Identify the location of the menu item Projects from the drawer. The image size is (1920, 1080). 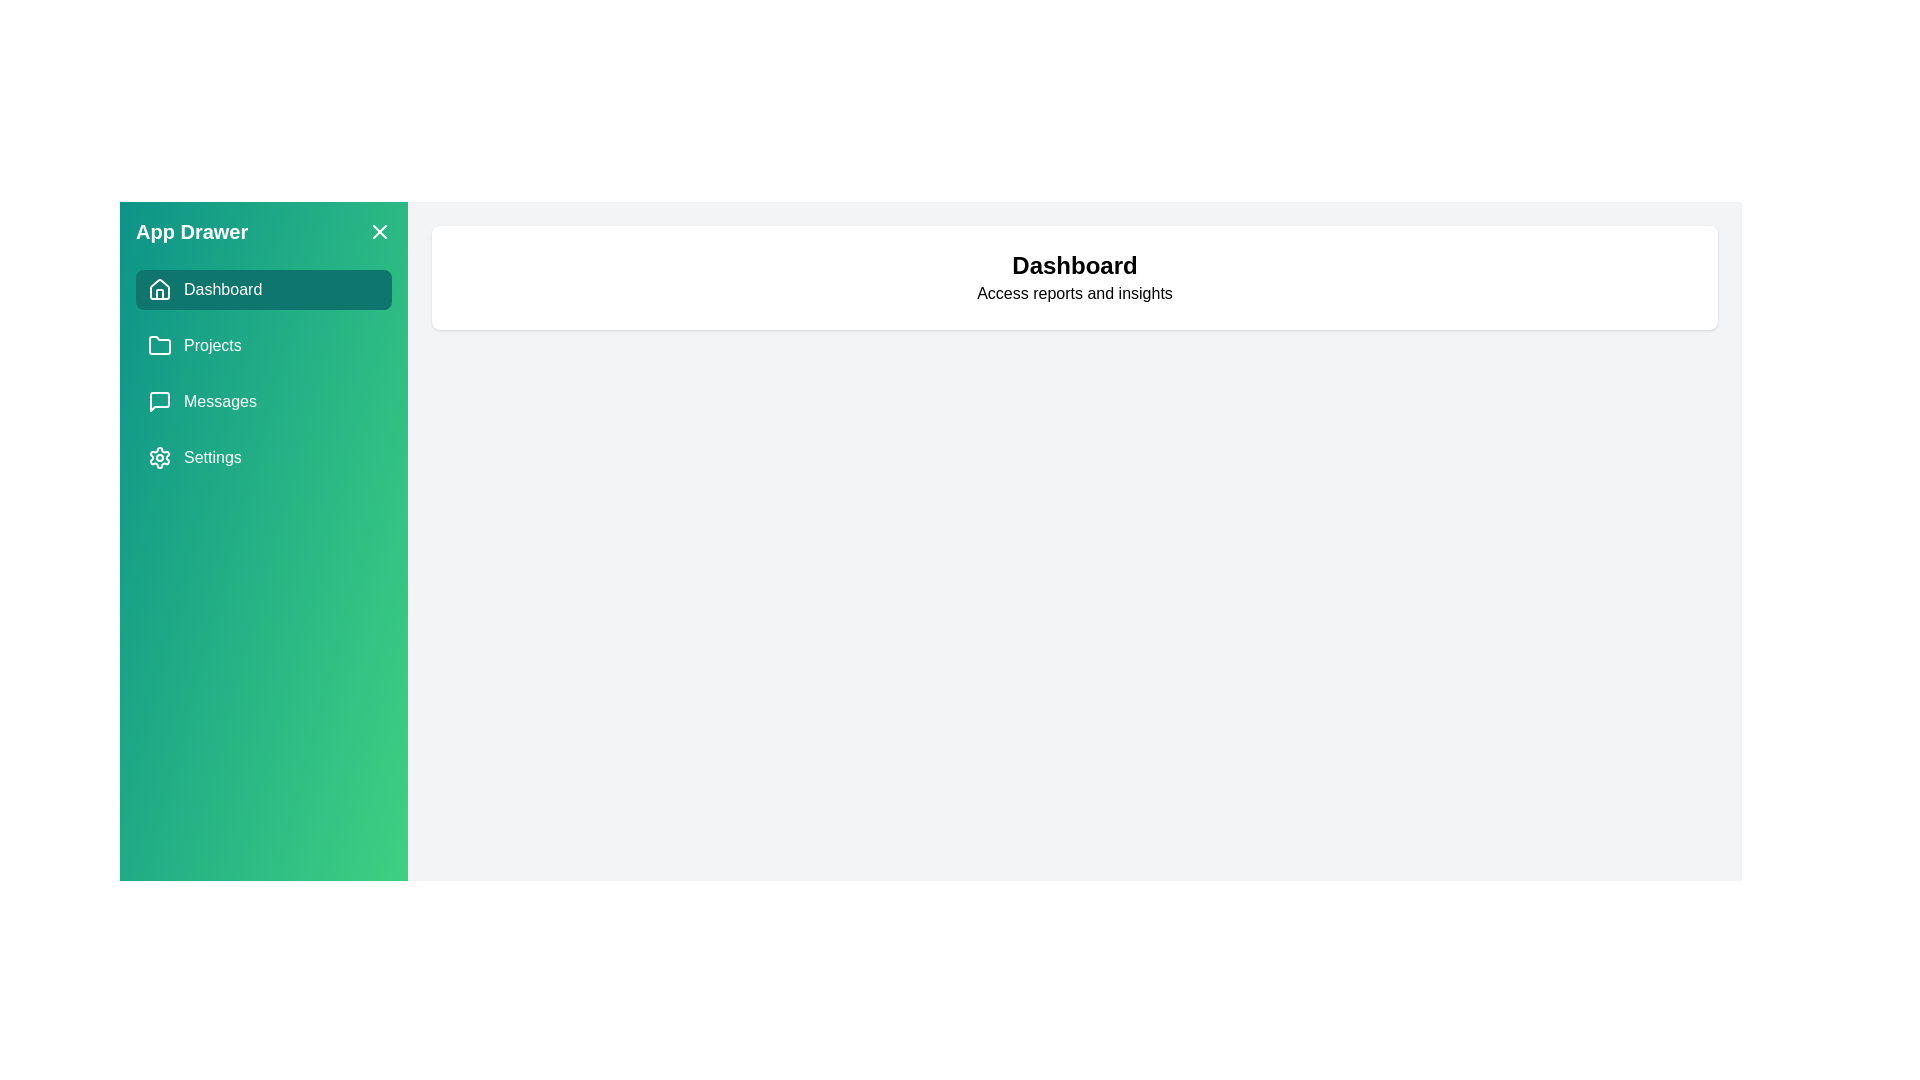
(263, 345).